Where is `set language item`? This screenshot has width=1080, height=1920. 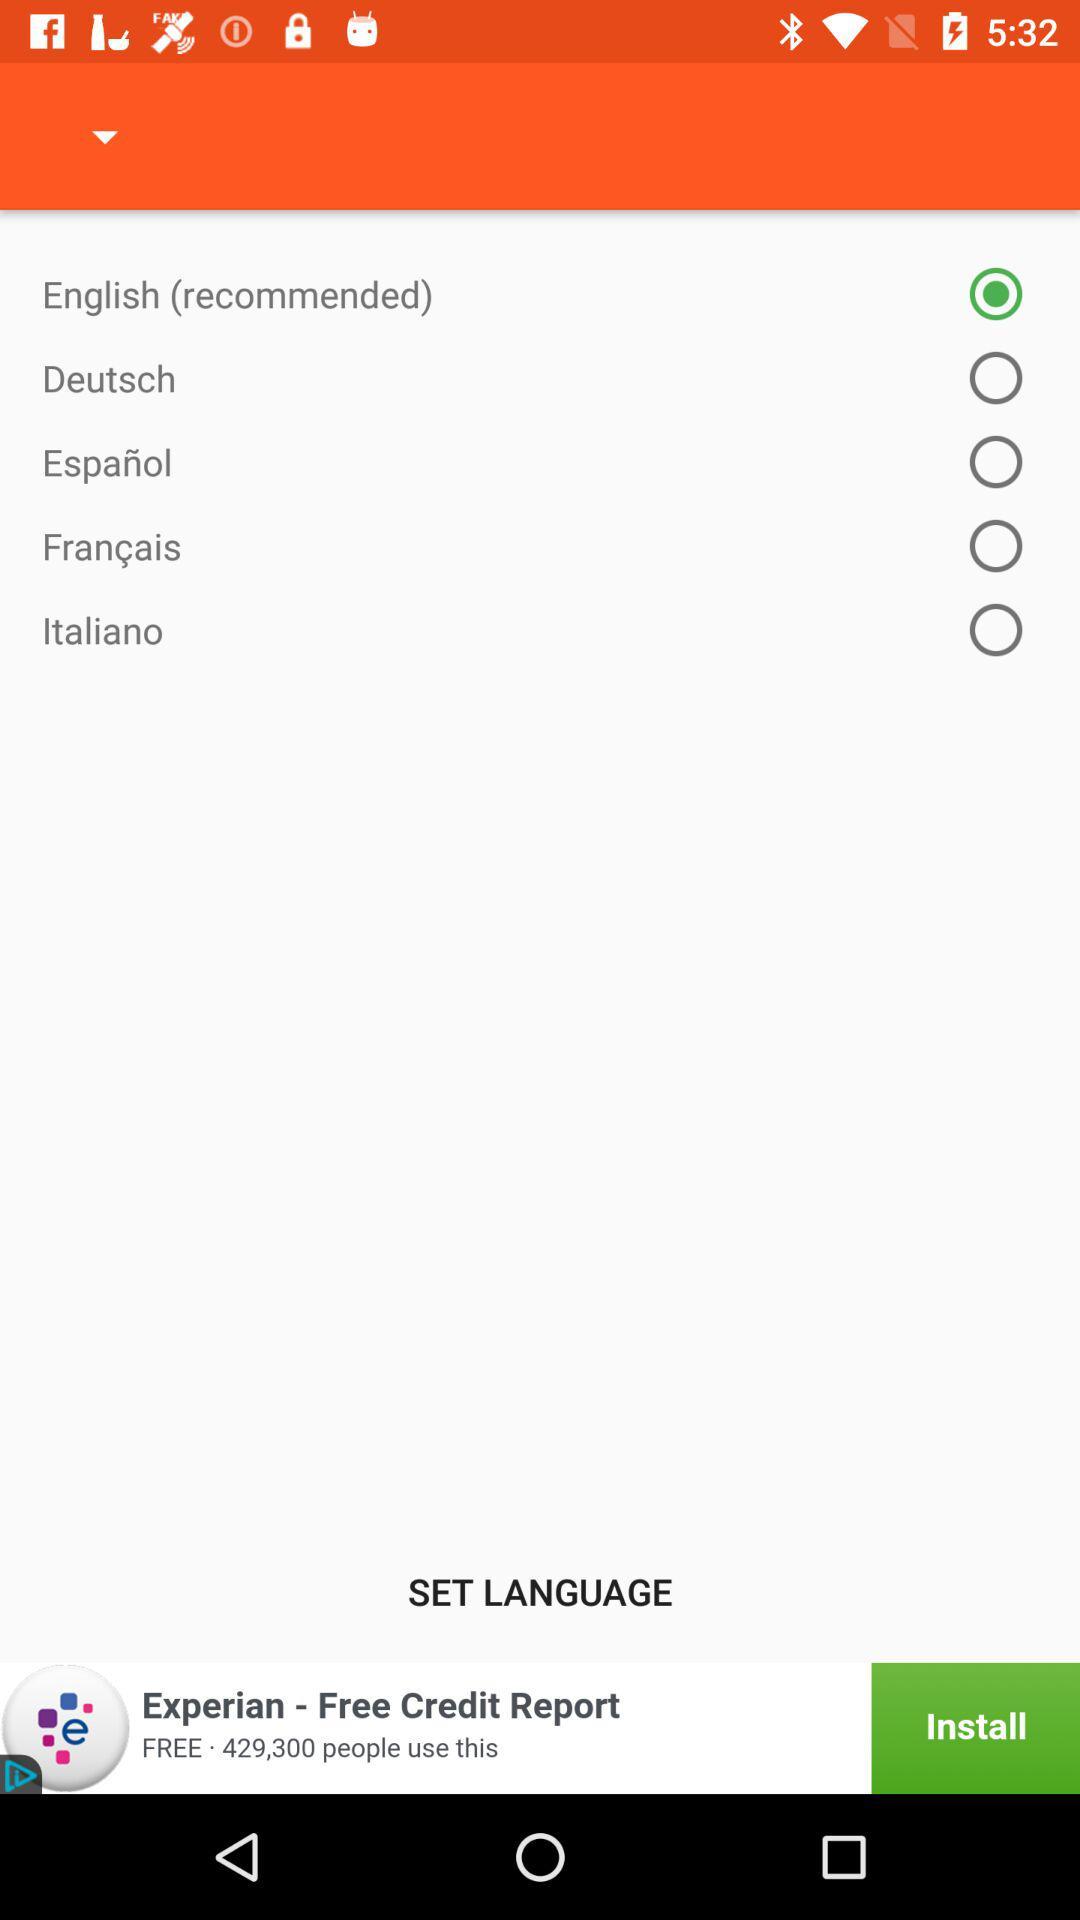 set language item is located at coordinates (540, 1590).